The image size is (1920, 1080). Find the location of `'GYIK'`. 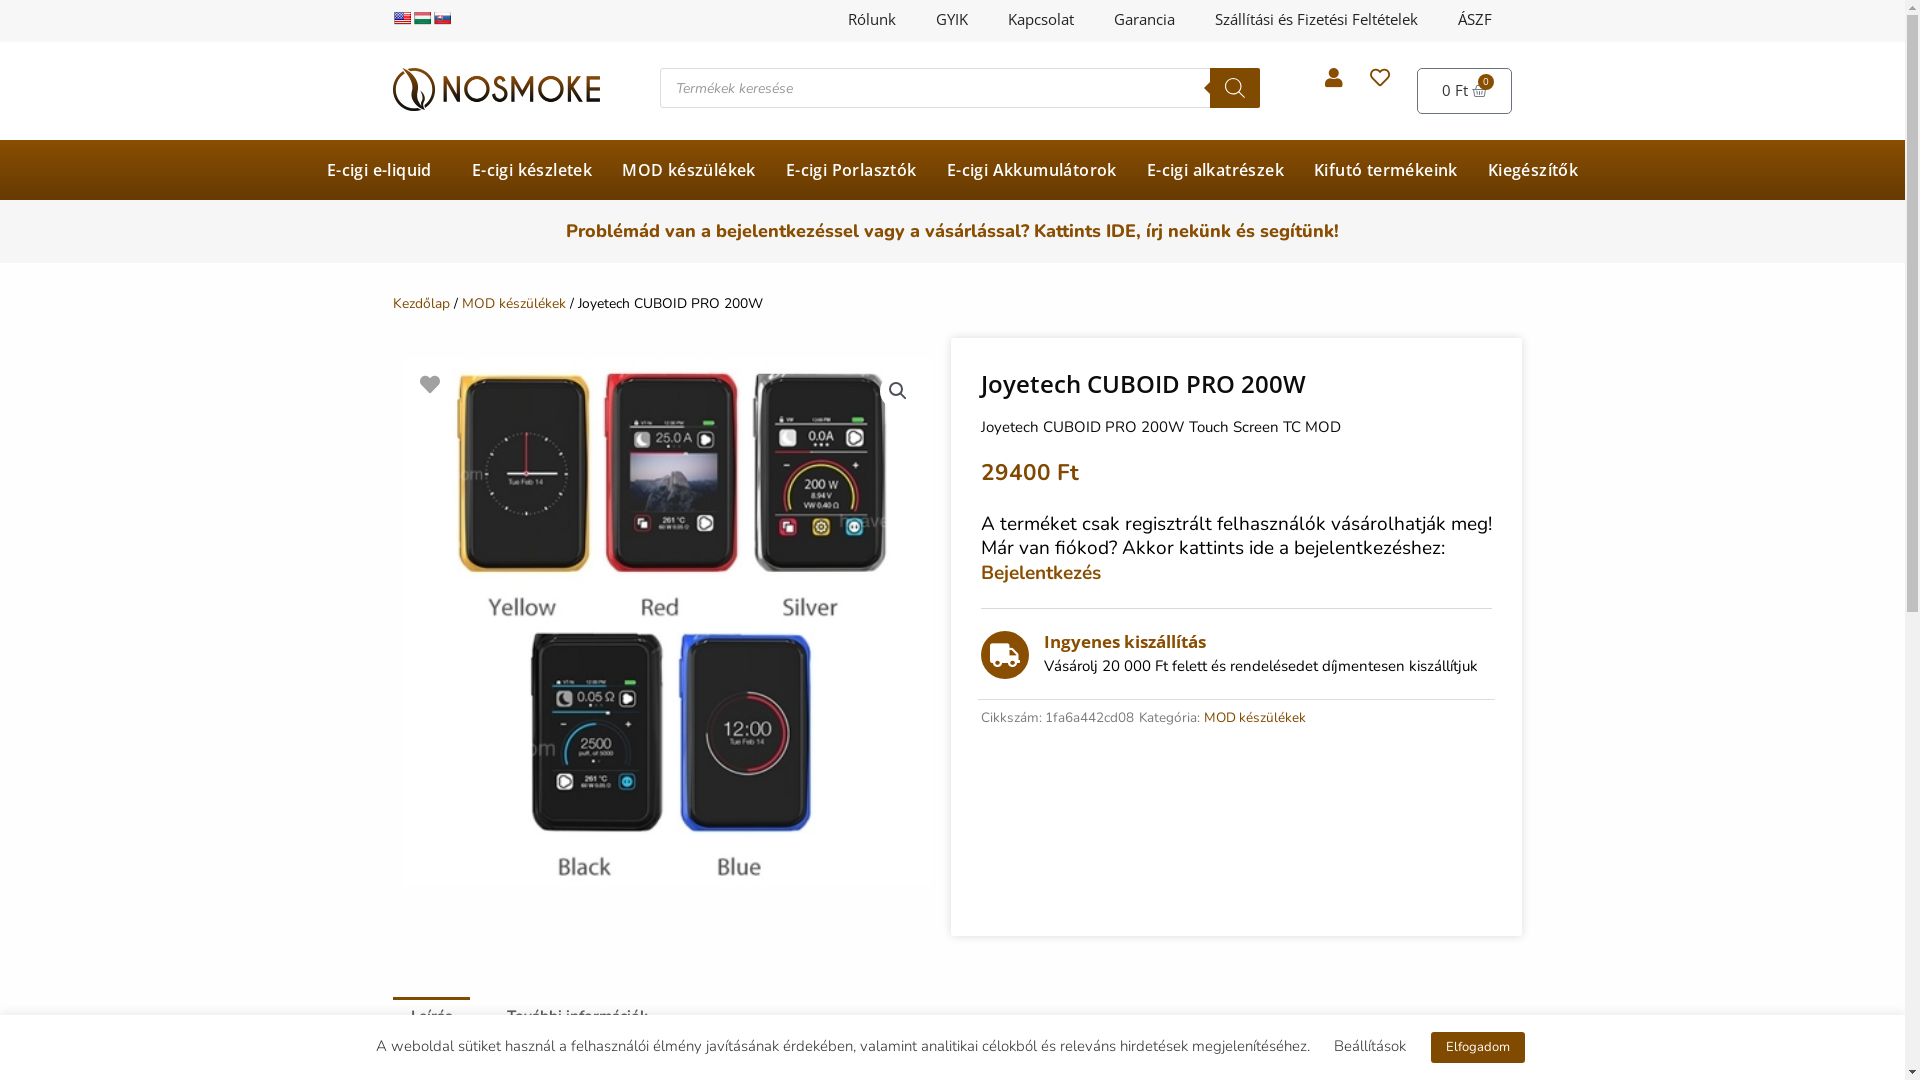

'GYIK' is located at coordinates (915, 19).